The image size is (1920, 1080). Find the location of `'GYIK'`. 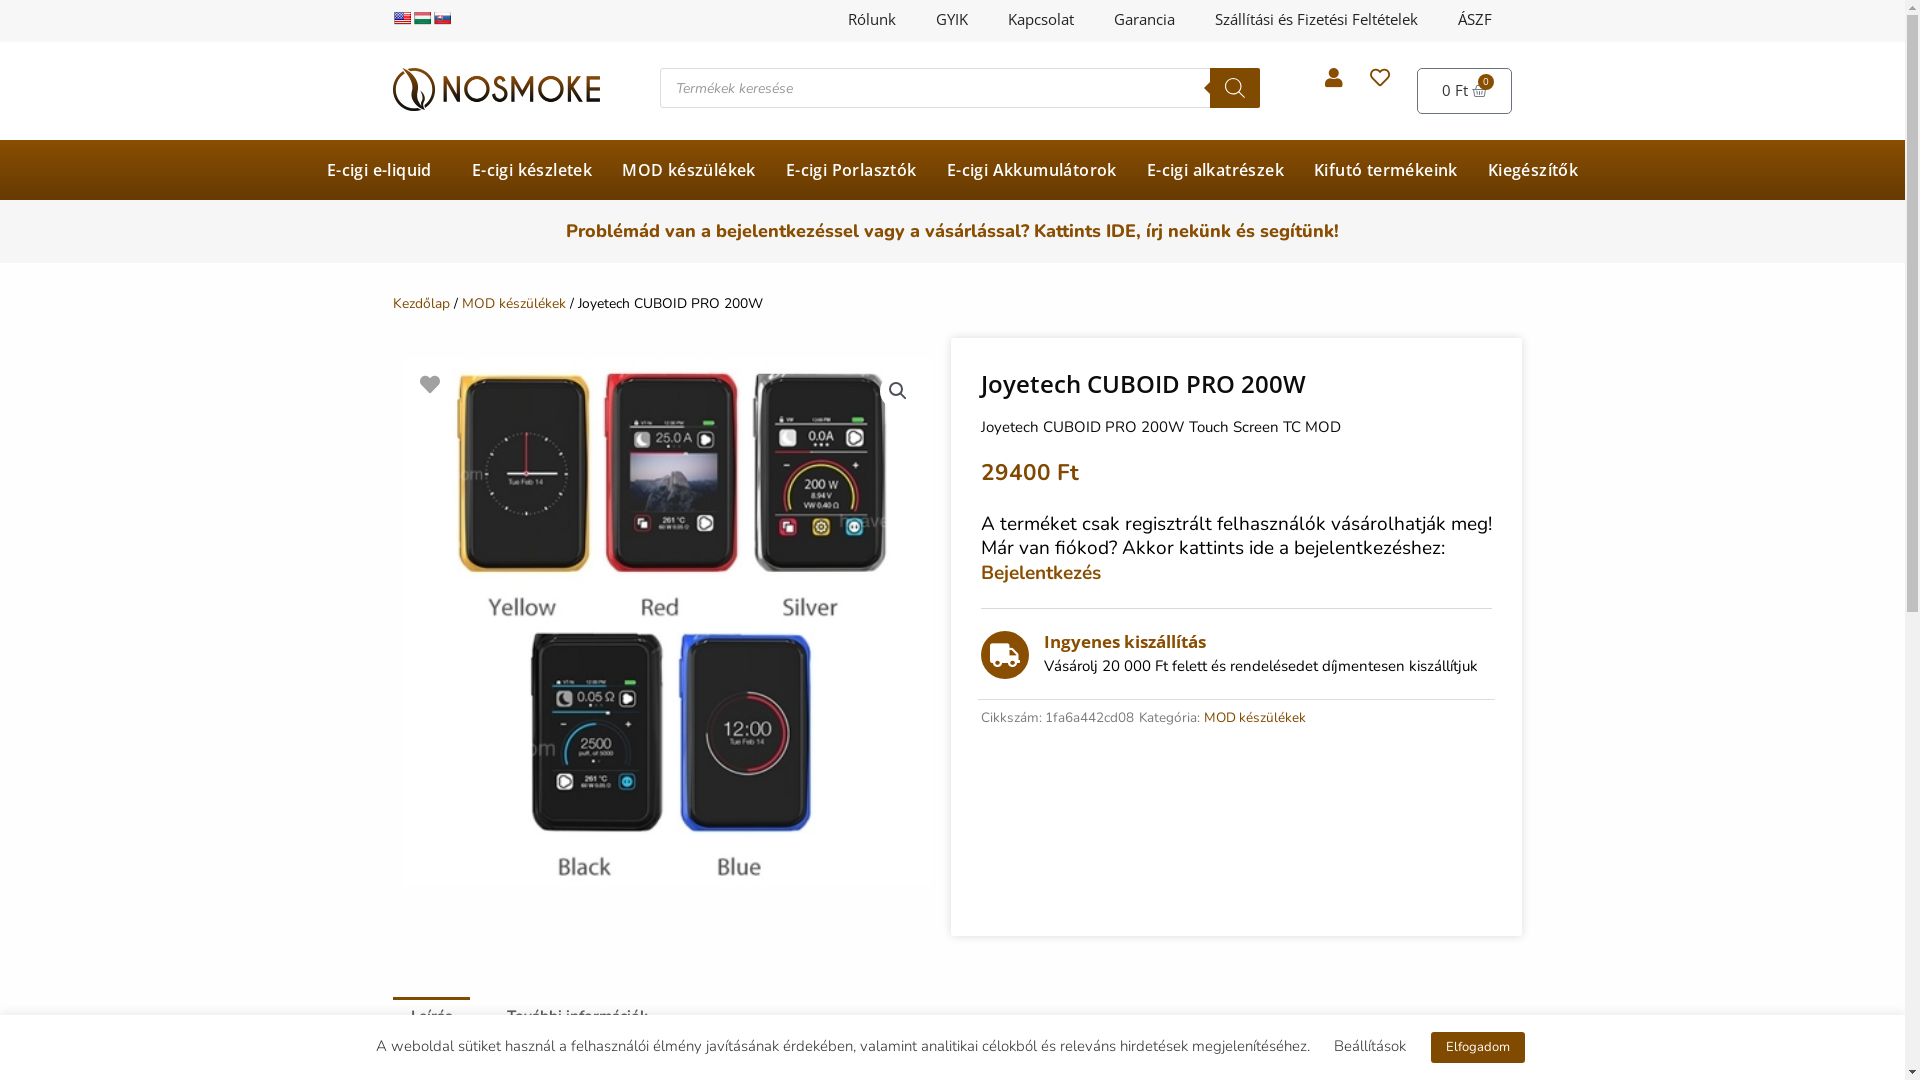

'GYIK' is located at coordinates (915, 19).